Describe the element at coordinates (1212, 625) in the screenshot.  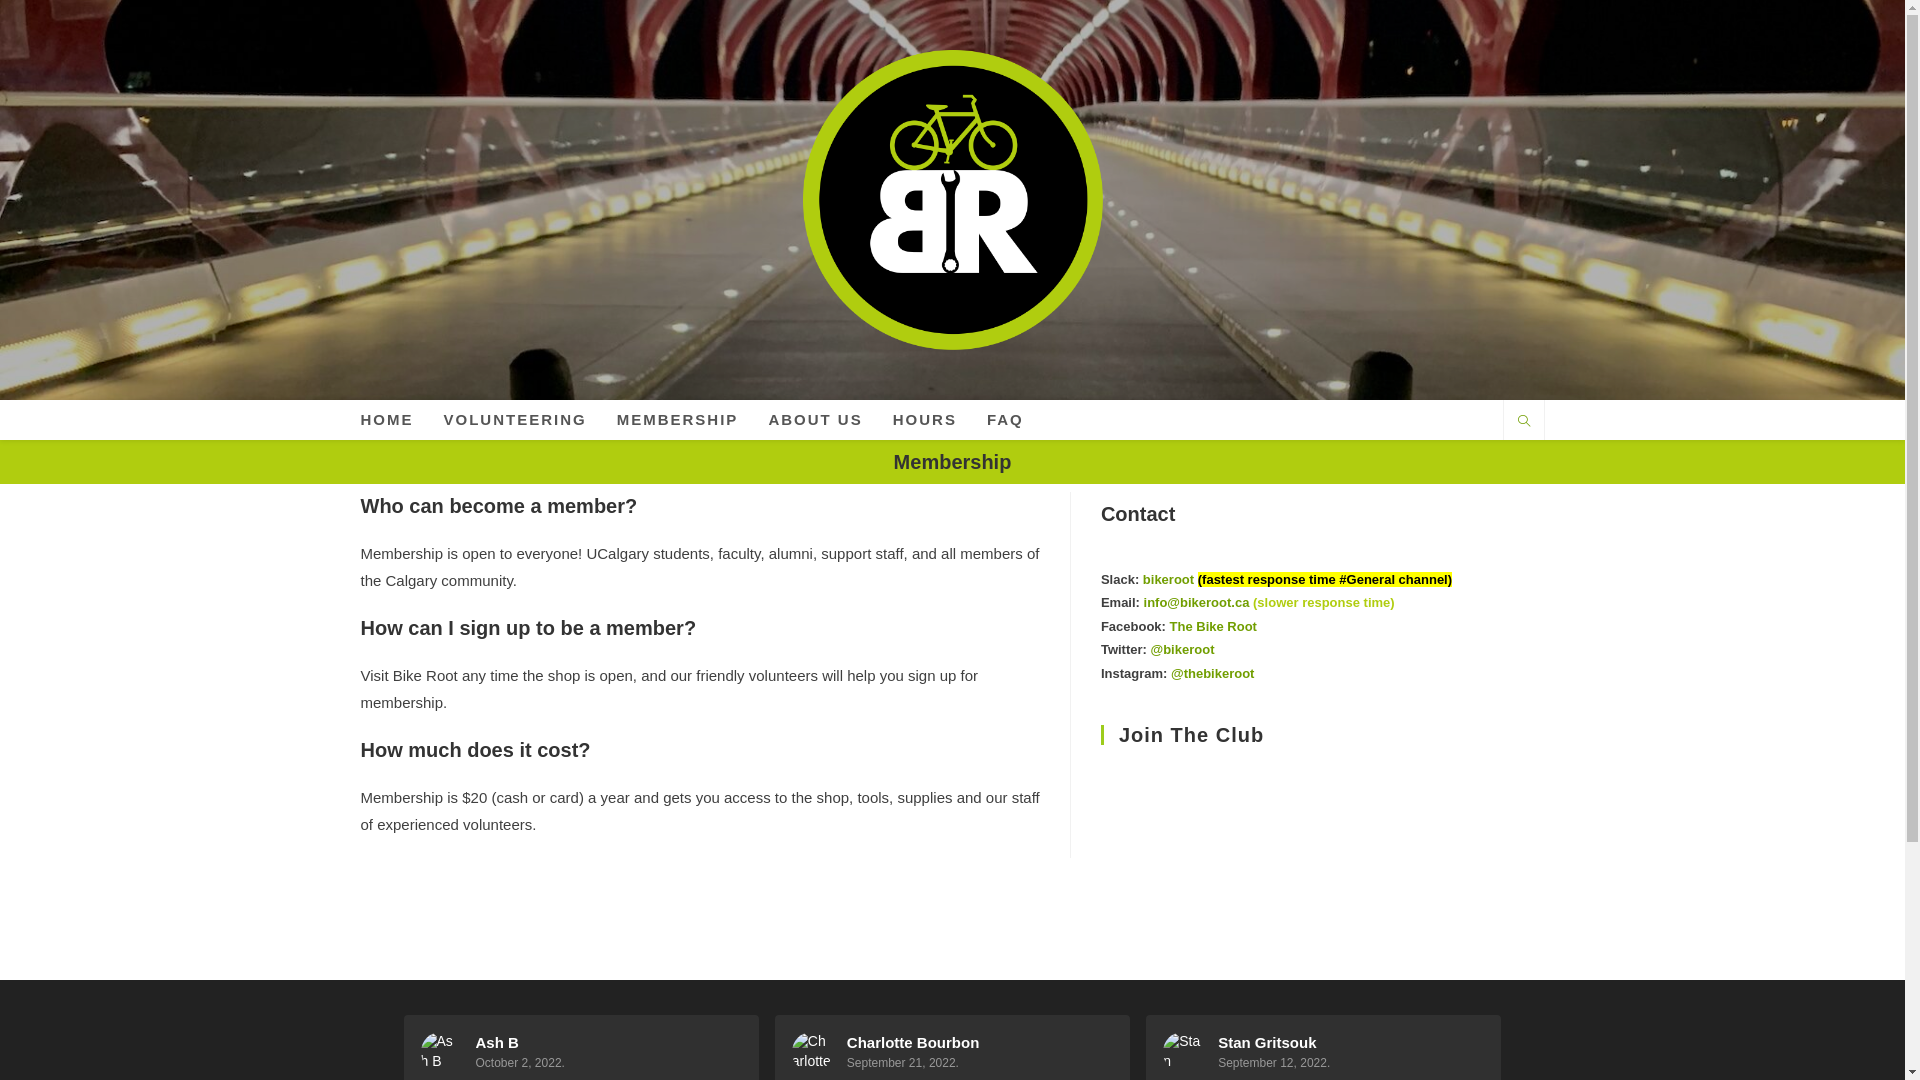
I see `'The Bike Root'` at that location.